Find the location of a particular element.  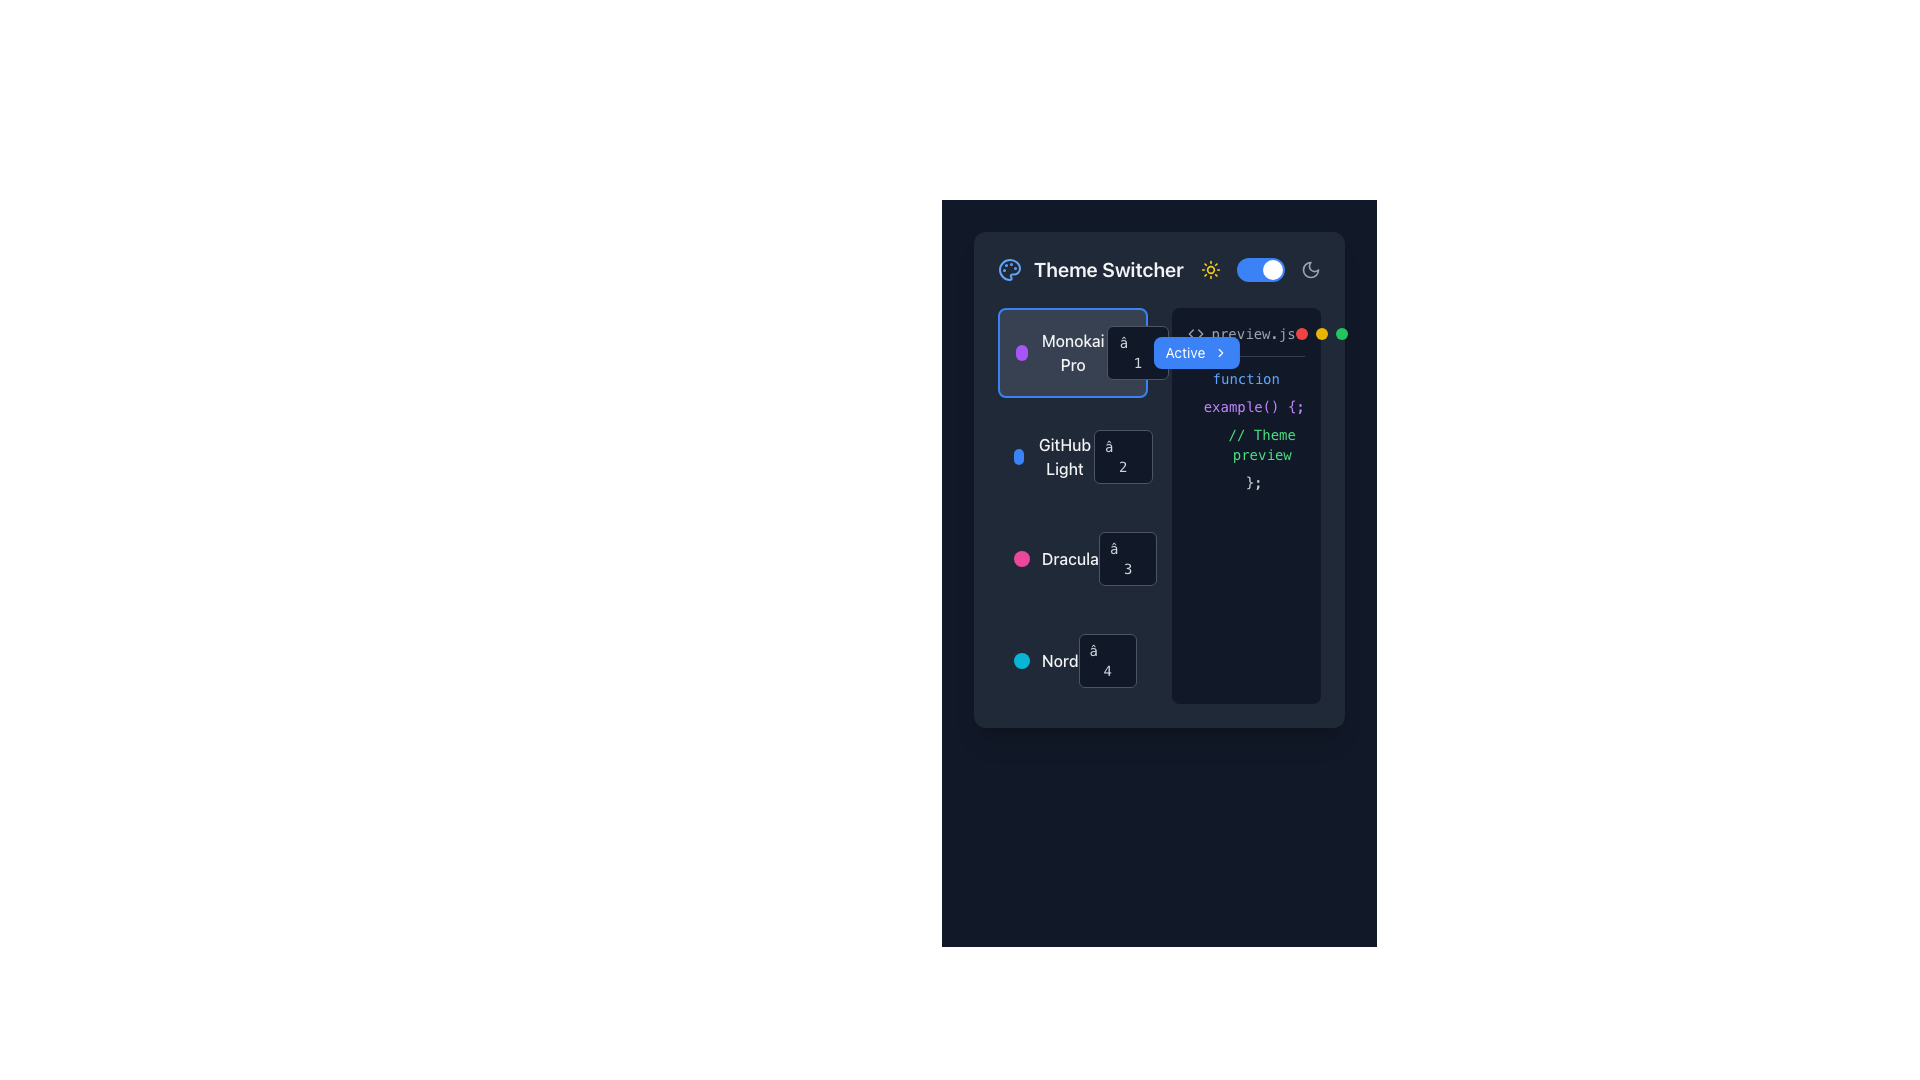

the fourth selectable item in the 'Theme Switcher' section to apply the 'Nord' theme is located at coordinates (1071, 660).